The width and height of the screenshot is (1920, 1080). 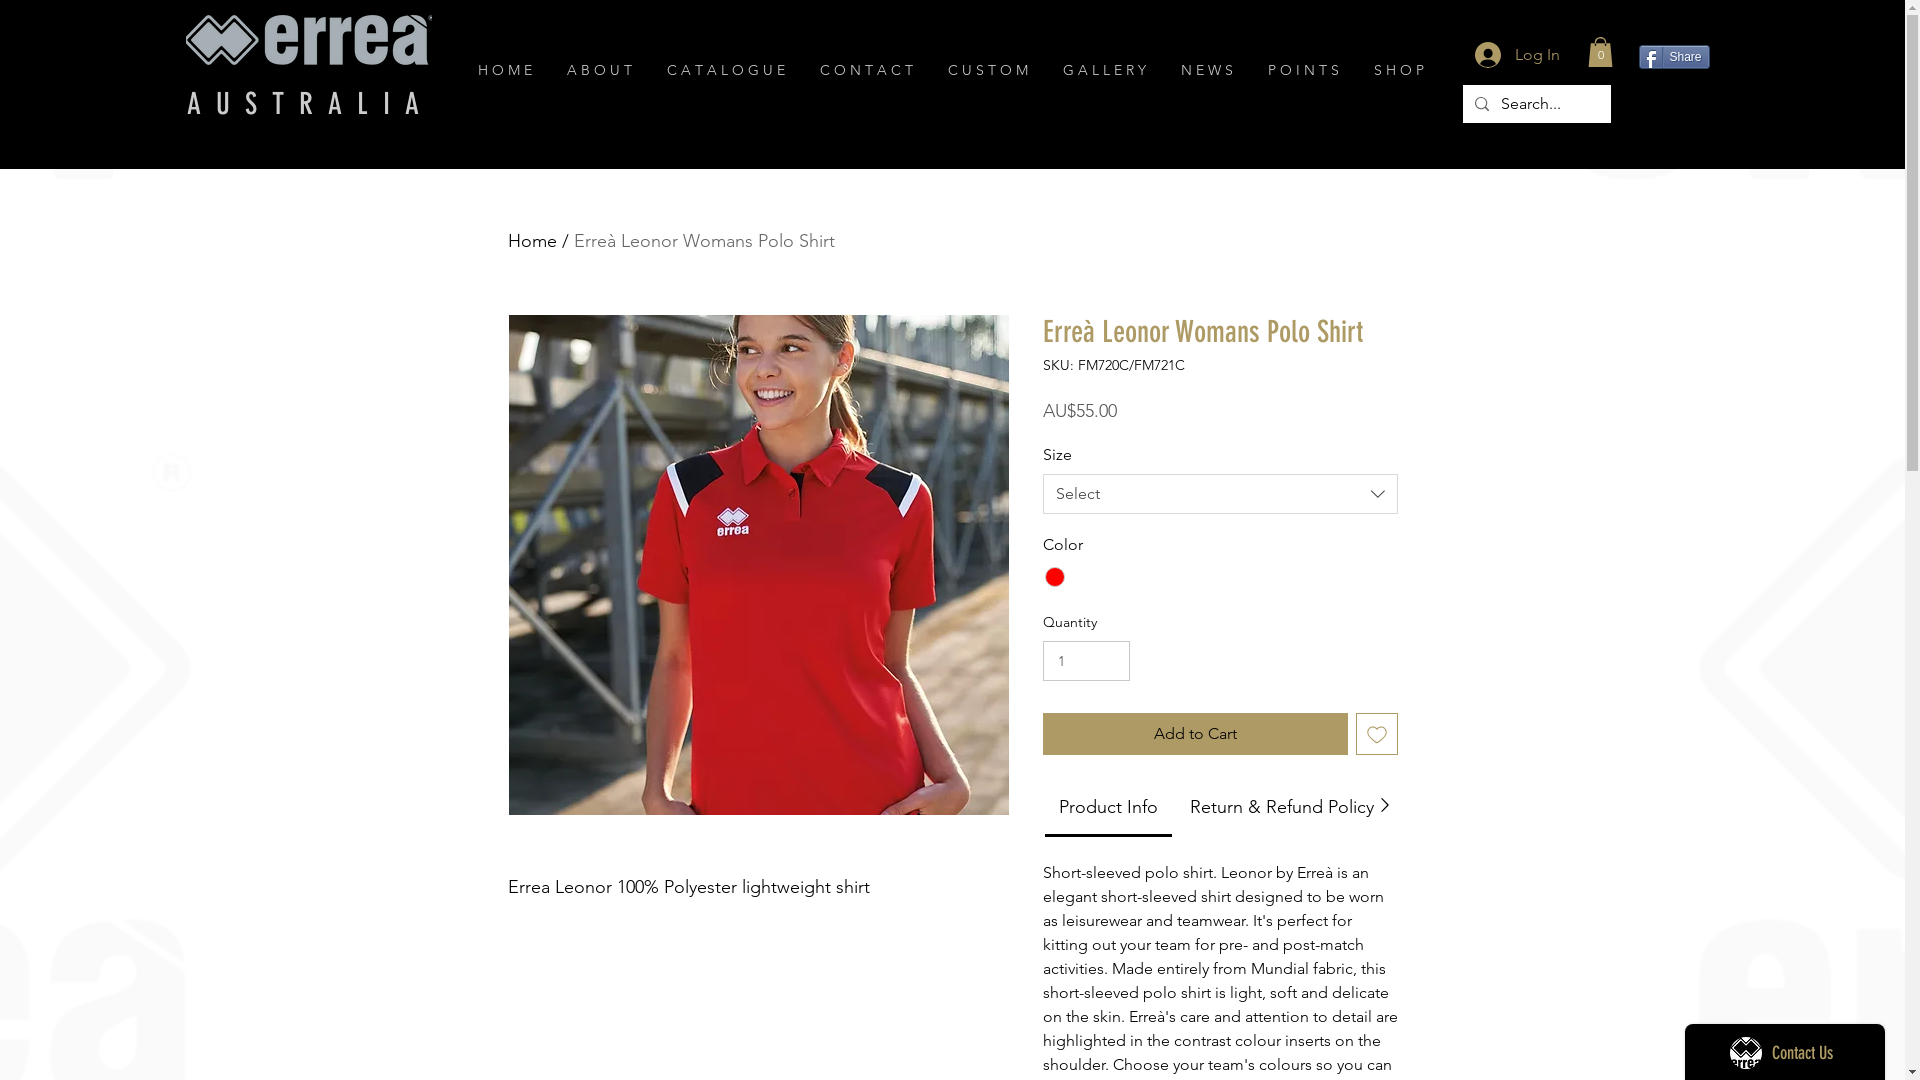 What do you see at coordinates (1399, 68) in the screenshot?
I see `'S H O P'` at bounding box center [1399, 68].